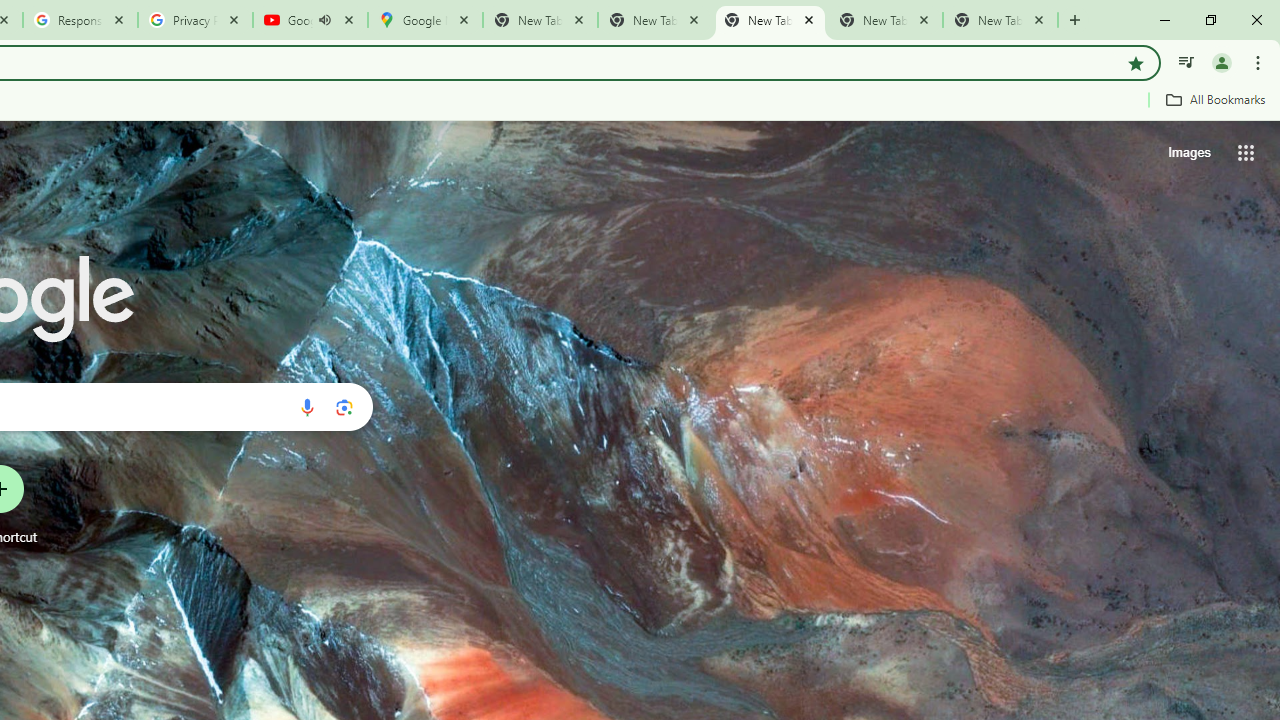 This screenshot has height=720, width=1280. What do you see at coordinates (344, 406) in the screenshot?
I see `'Search by image'` at bounding box center [344, 406].